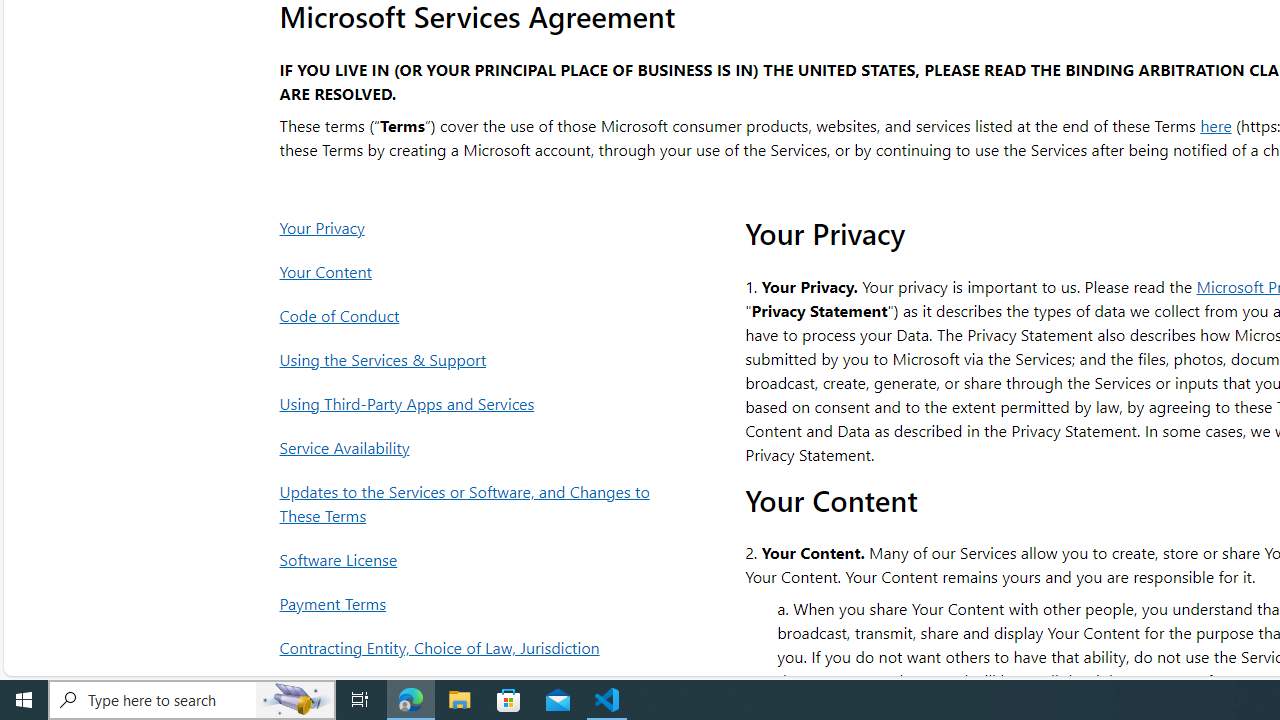 The width and height of the screenshot is (1280, 720). Describe the element at coordinates (1215, 124) in the screenshot. I see `'here'` at that location.